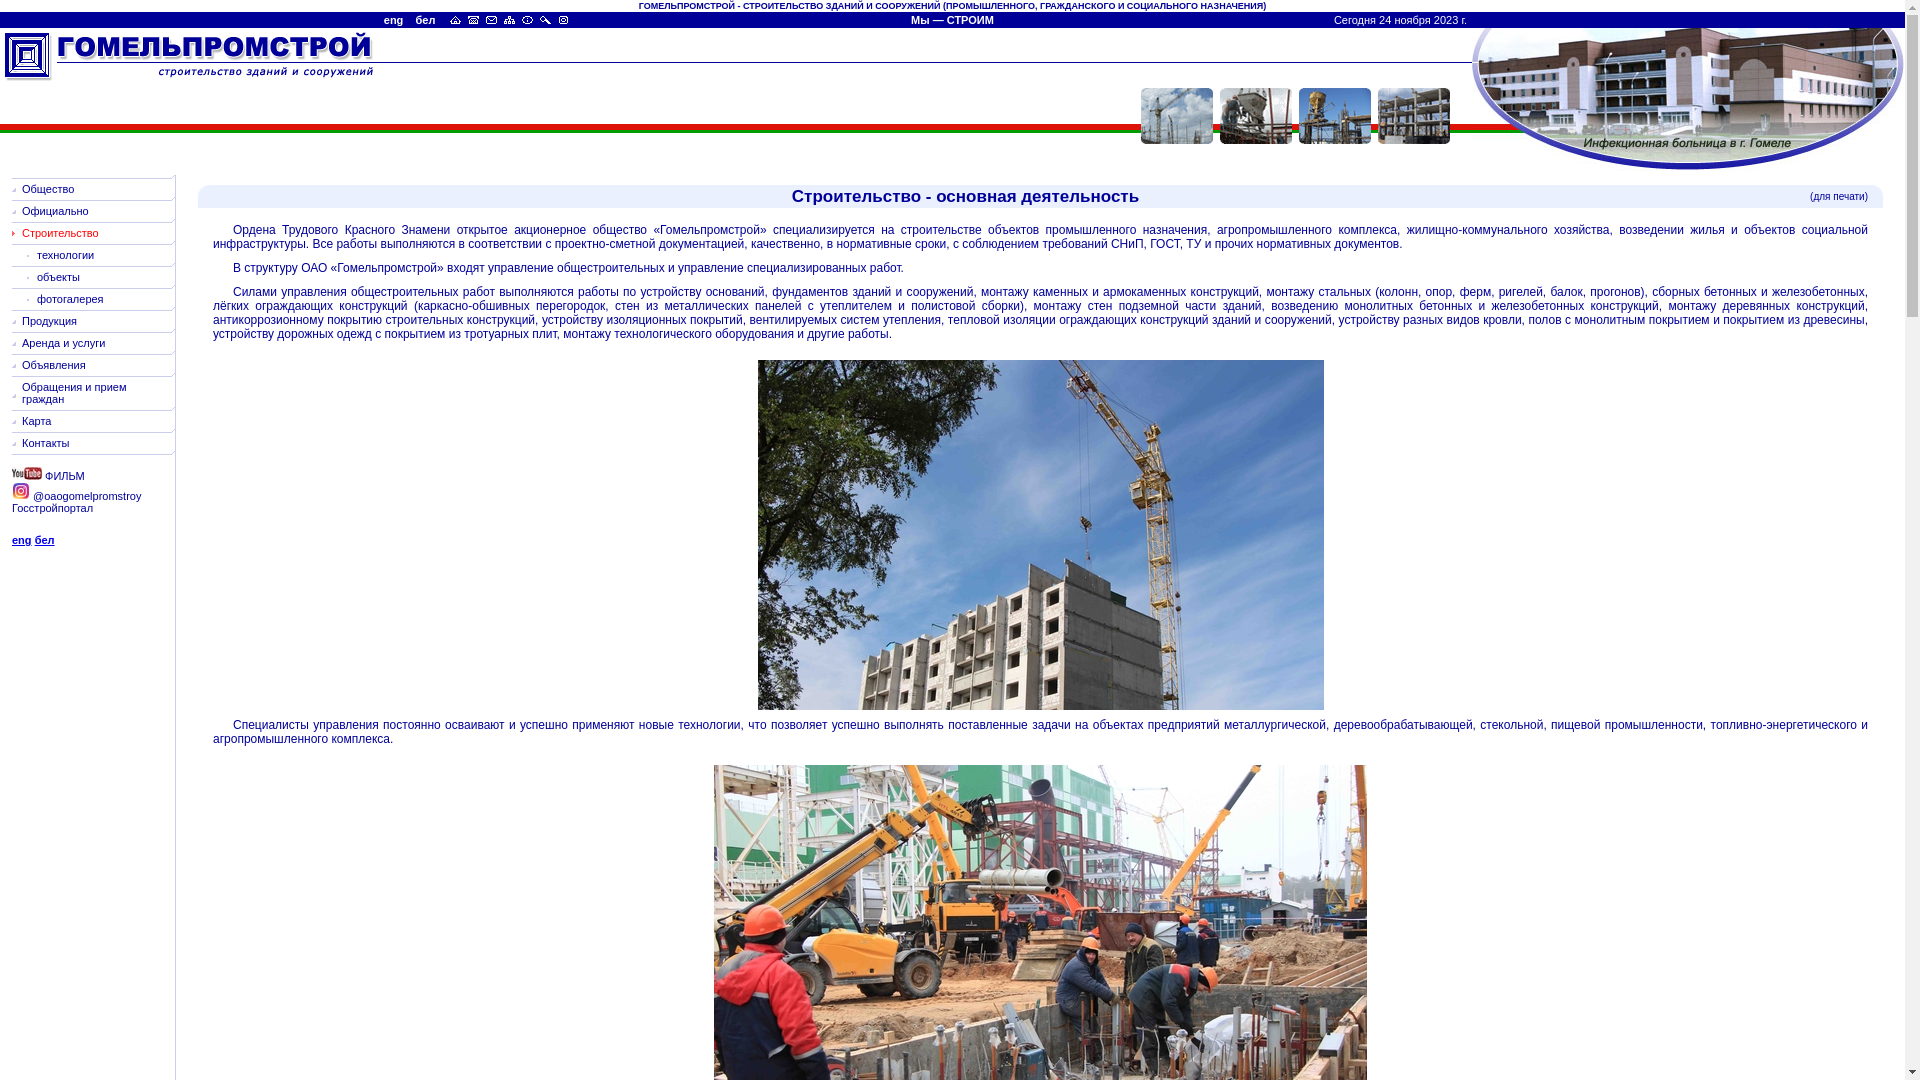 This screenshot has height=1080, width=1920. I want to click on 'eng   ', so click(384, 19).